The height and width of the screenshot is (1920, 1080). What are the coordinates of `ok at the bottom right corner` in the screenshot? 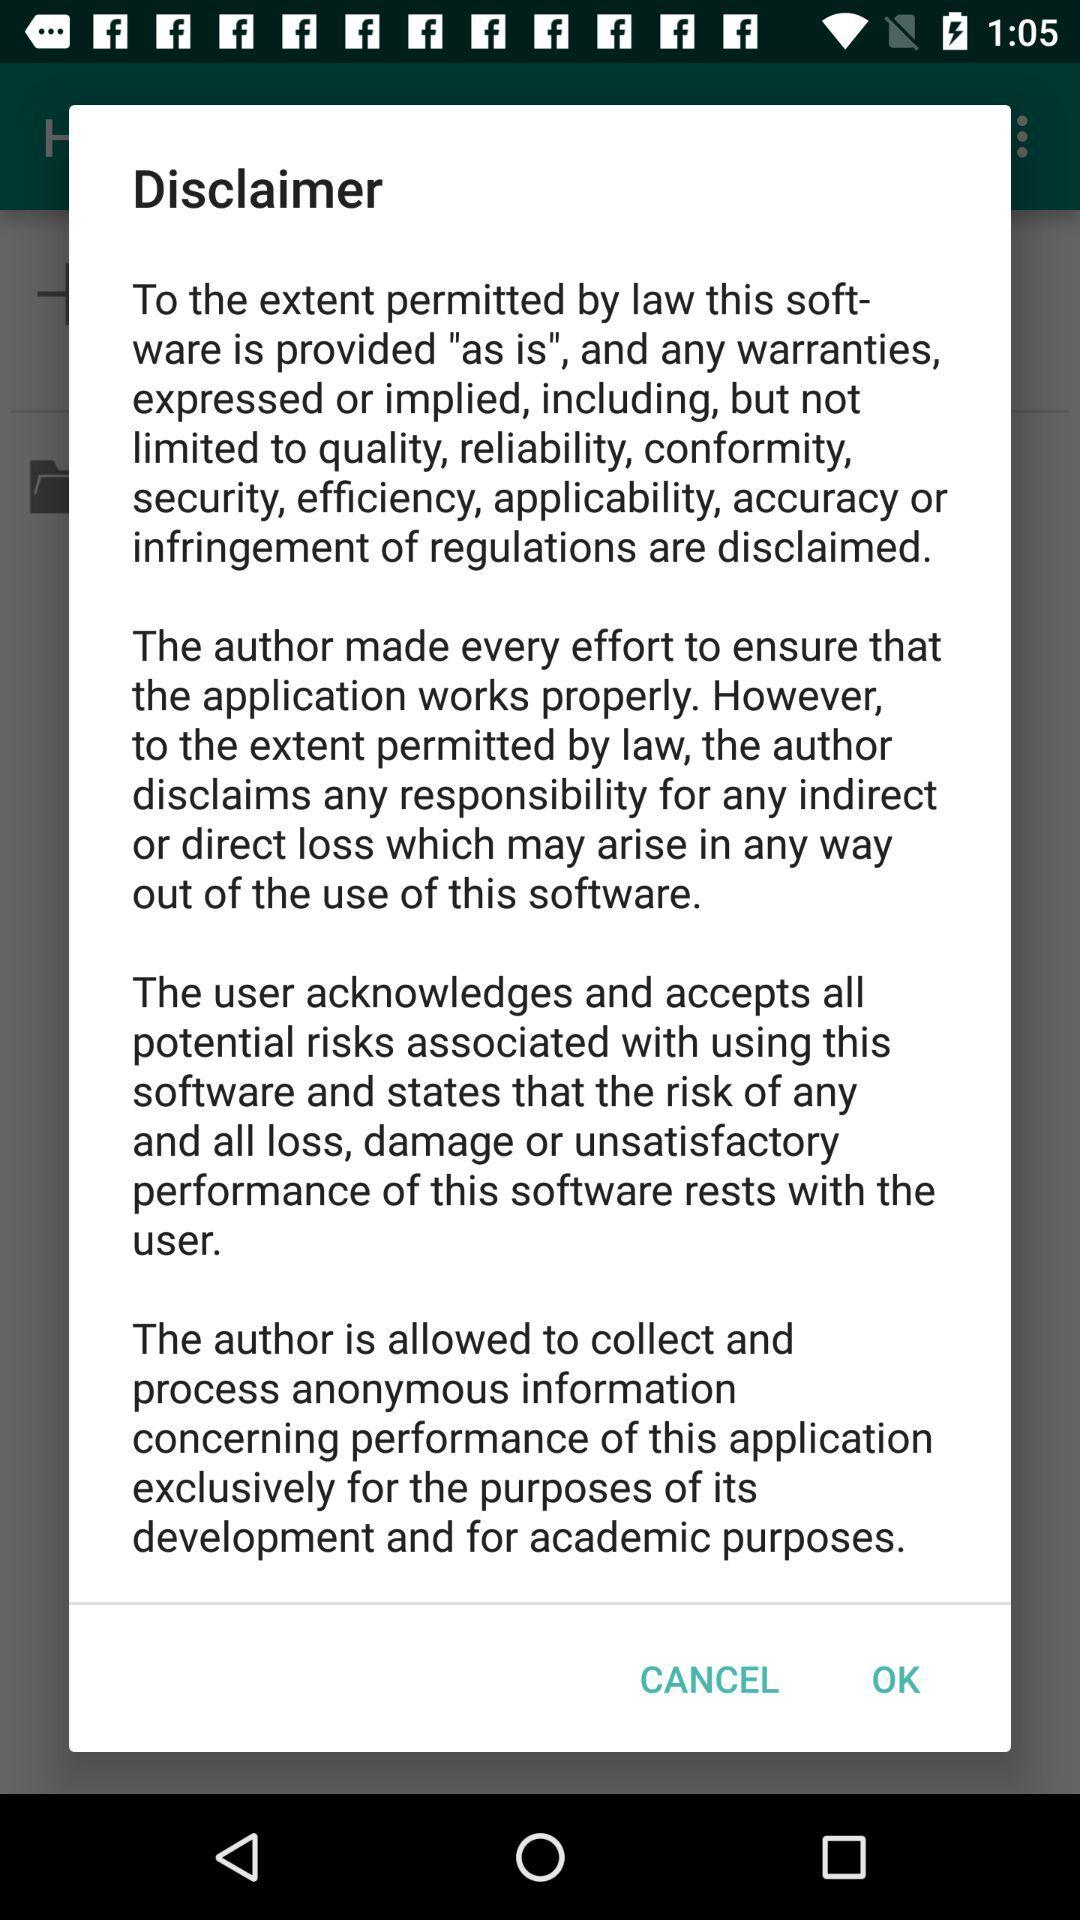 It's located at (894, 1678).